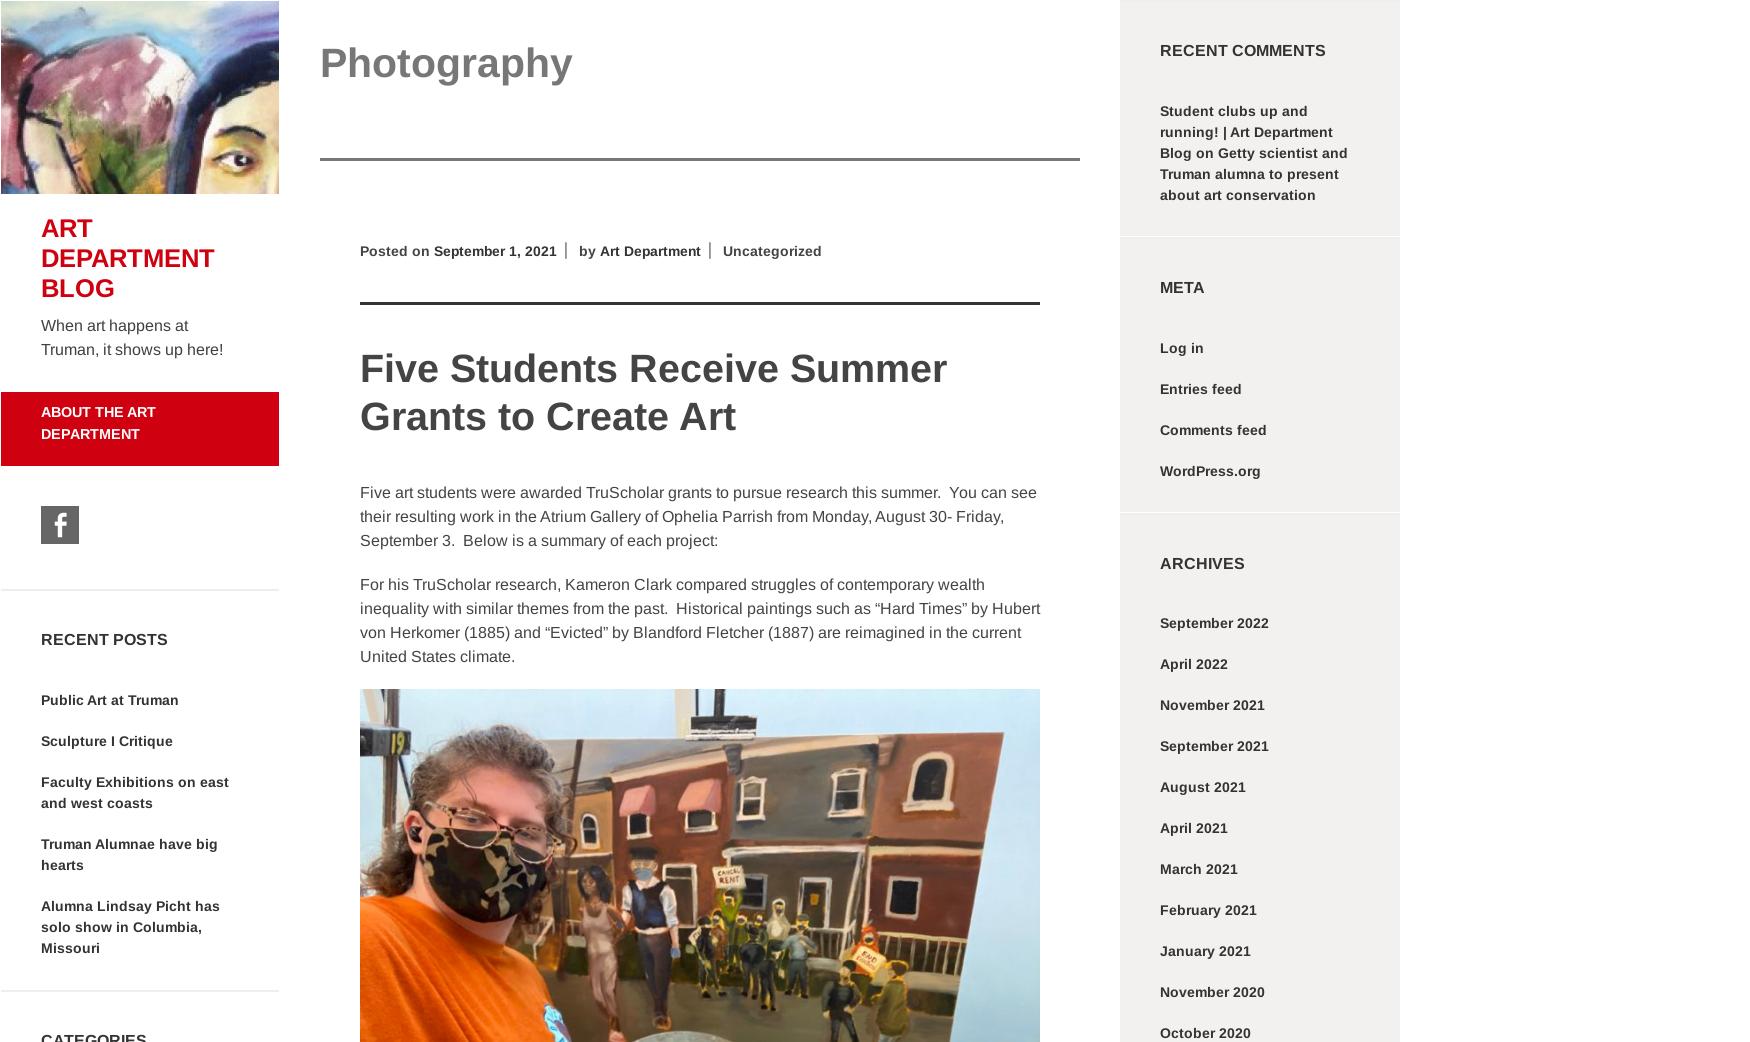 The image size is (1750, 1042). I want to click on 'Archives', so click(1159, 561).